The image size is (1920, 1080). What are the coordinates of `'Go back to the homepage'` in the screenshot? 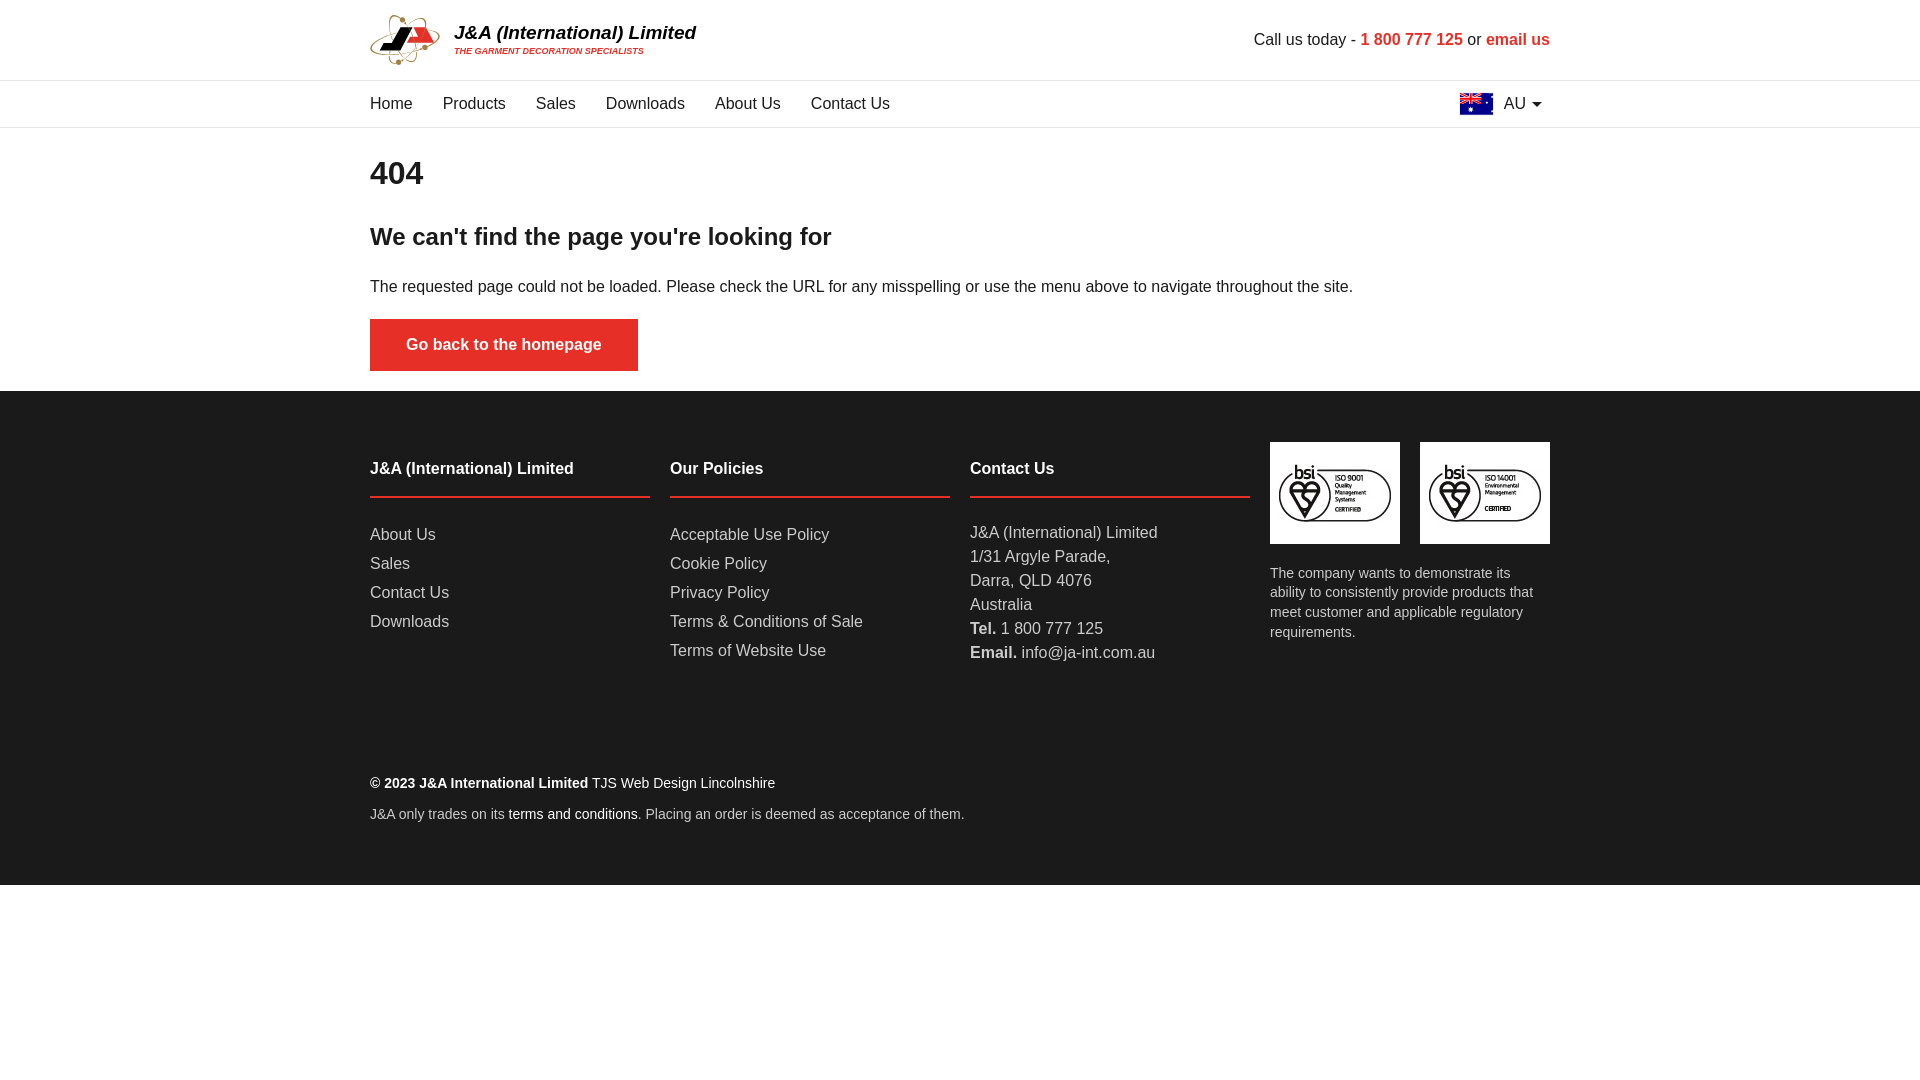 It's located at (504, 343).